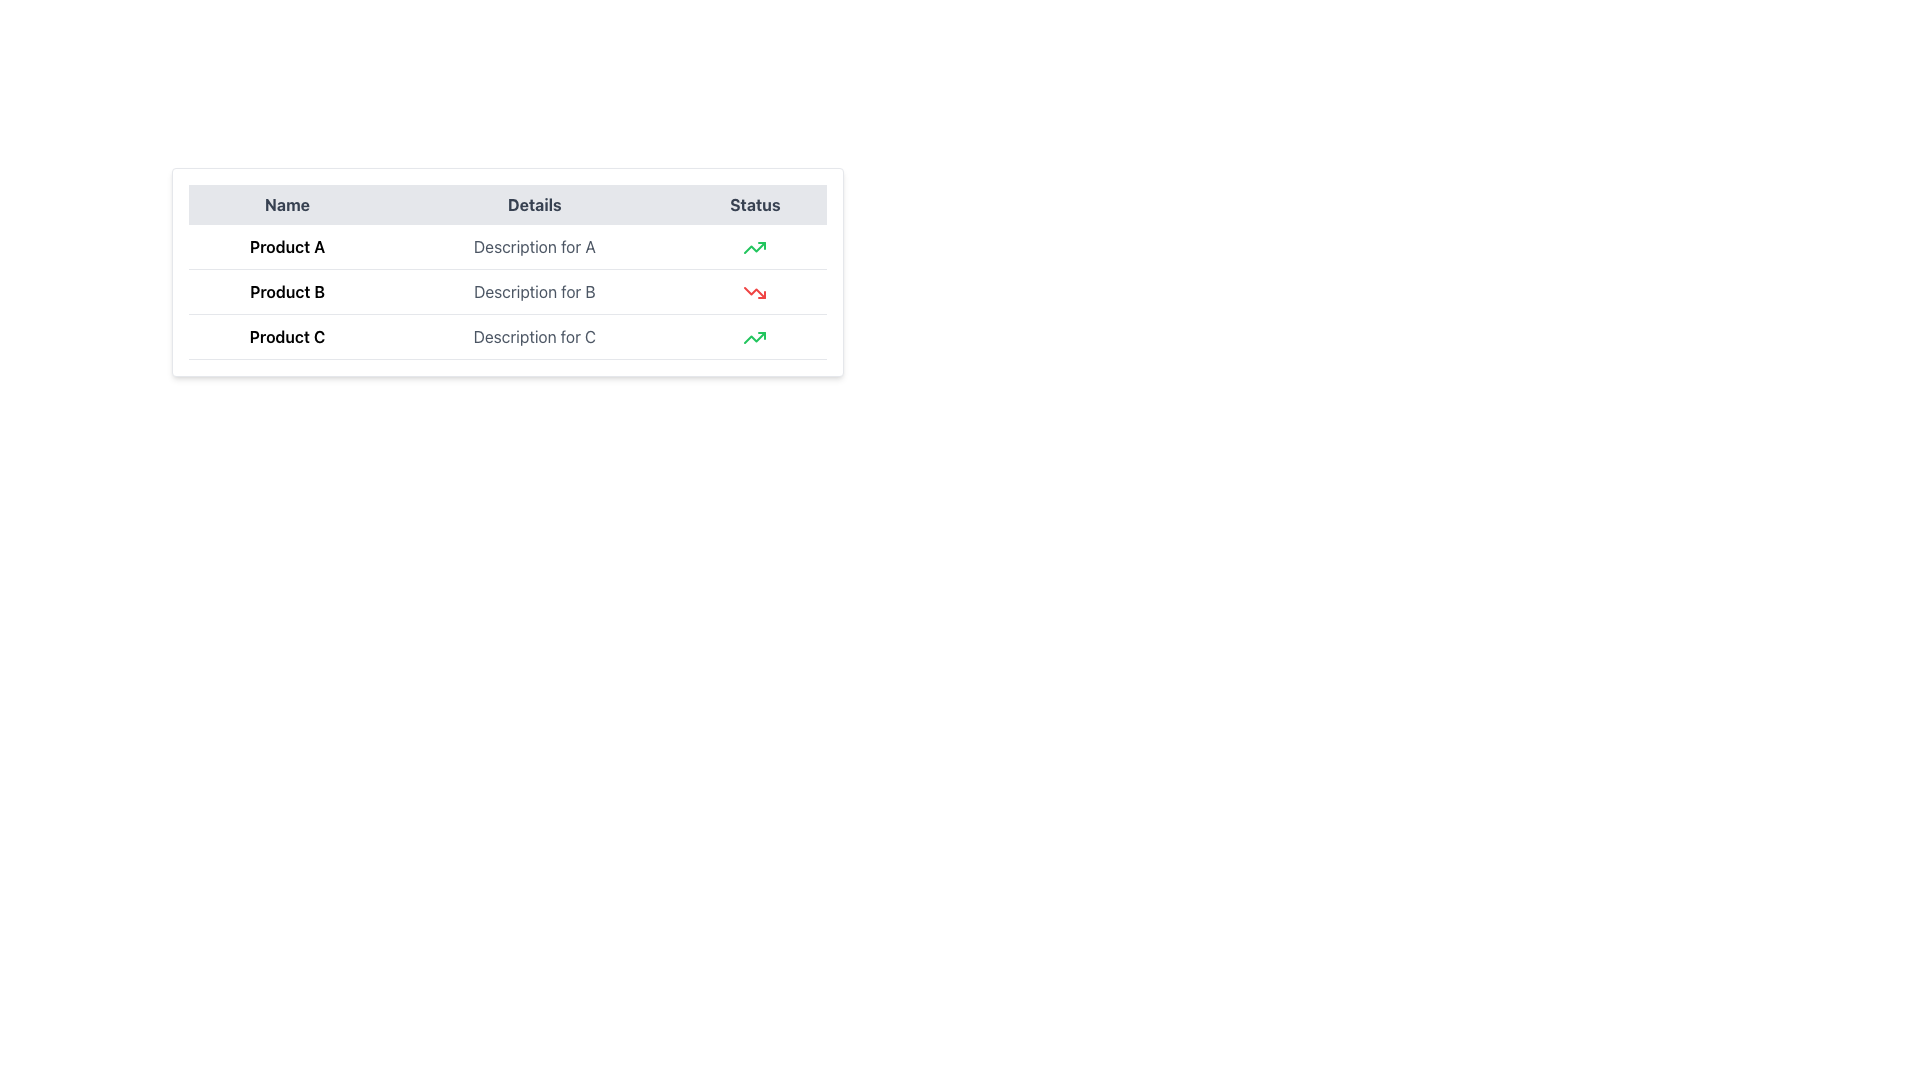 Image resolution: width=1920 pixels, height=1080 pixels. What do you see at coordinates (754, 204) in the screenshot?
I see `the 'Status' header text label in the table layout, which is the third column following 'Name' and 'Details'` at bounding box center [754, 204].